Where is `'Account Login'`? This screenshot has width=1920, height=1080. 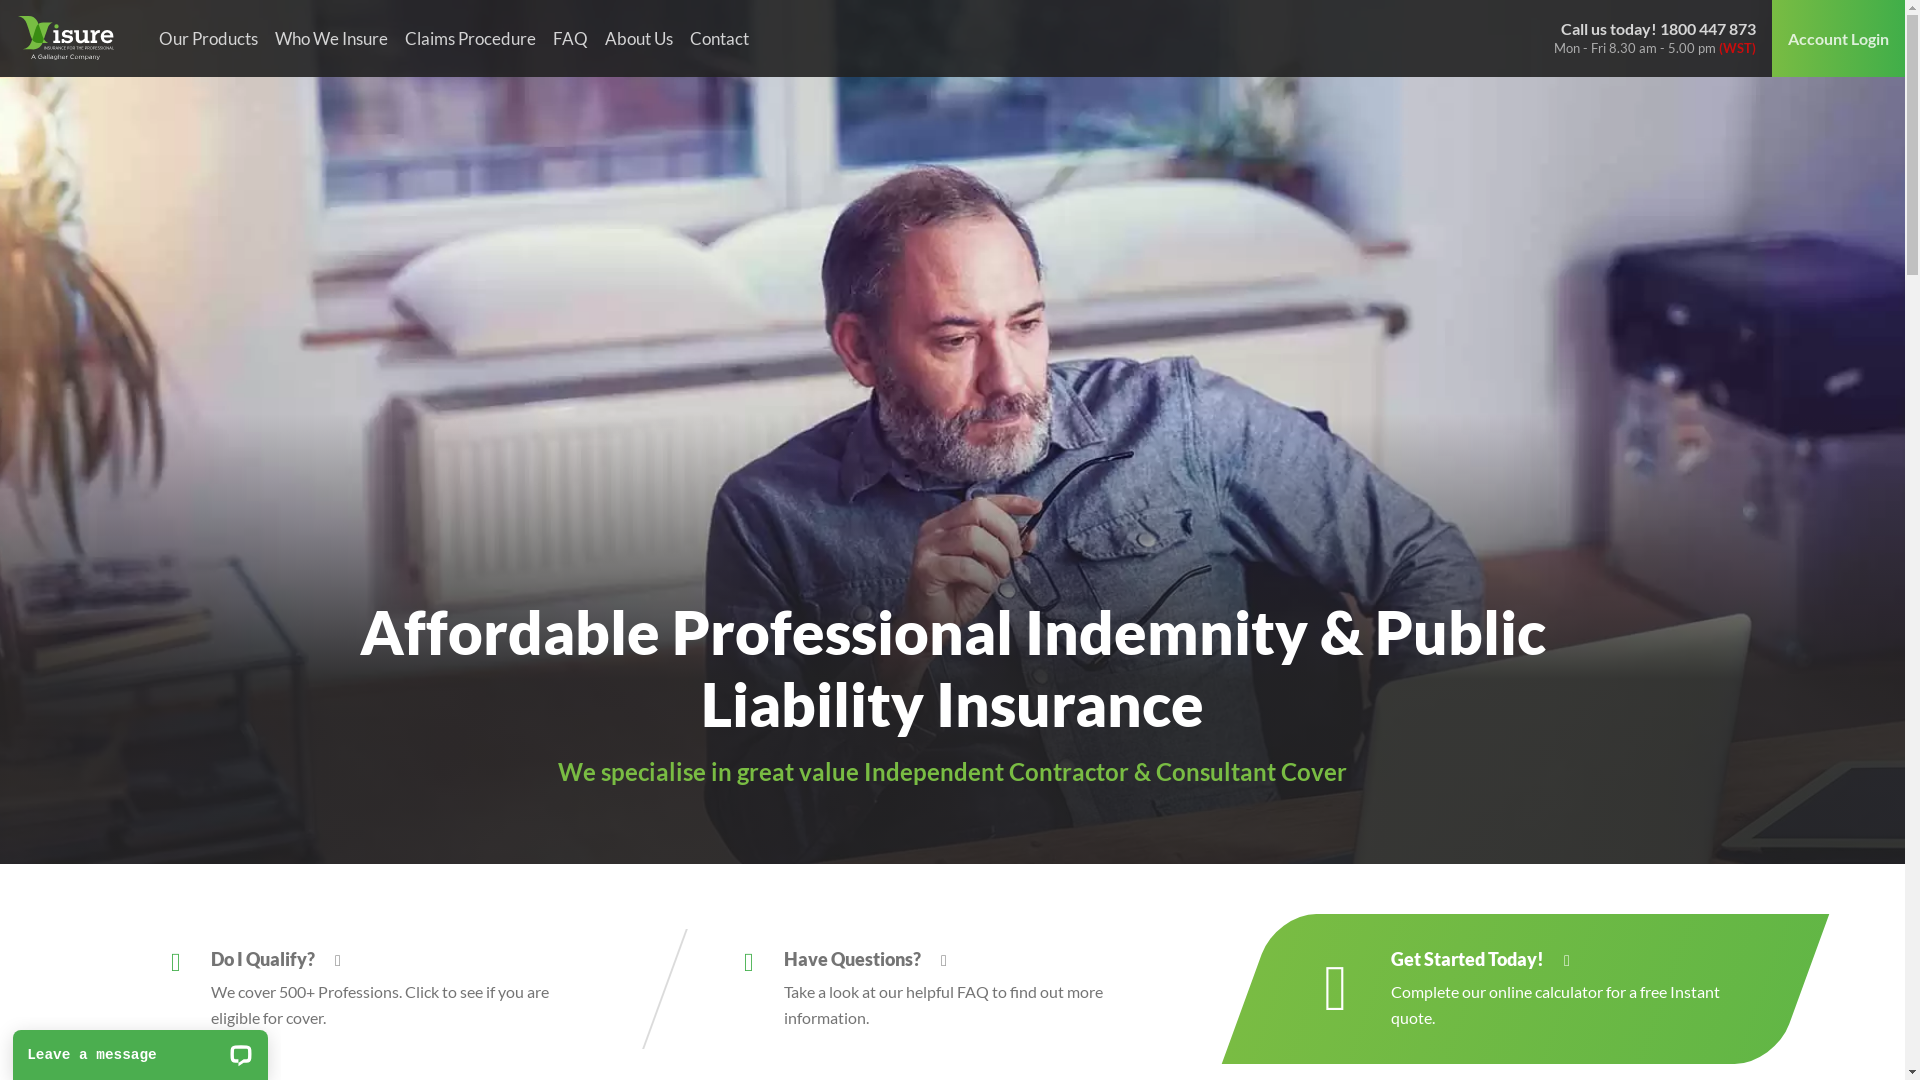 'Account Login' is located at coordinates (1838, 38).